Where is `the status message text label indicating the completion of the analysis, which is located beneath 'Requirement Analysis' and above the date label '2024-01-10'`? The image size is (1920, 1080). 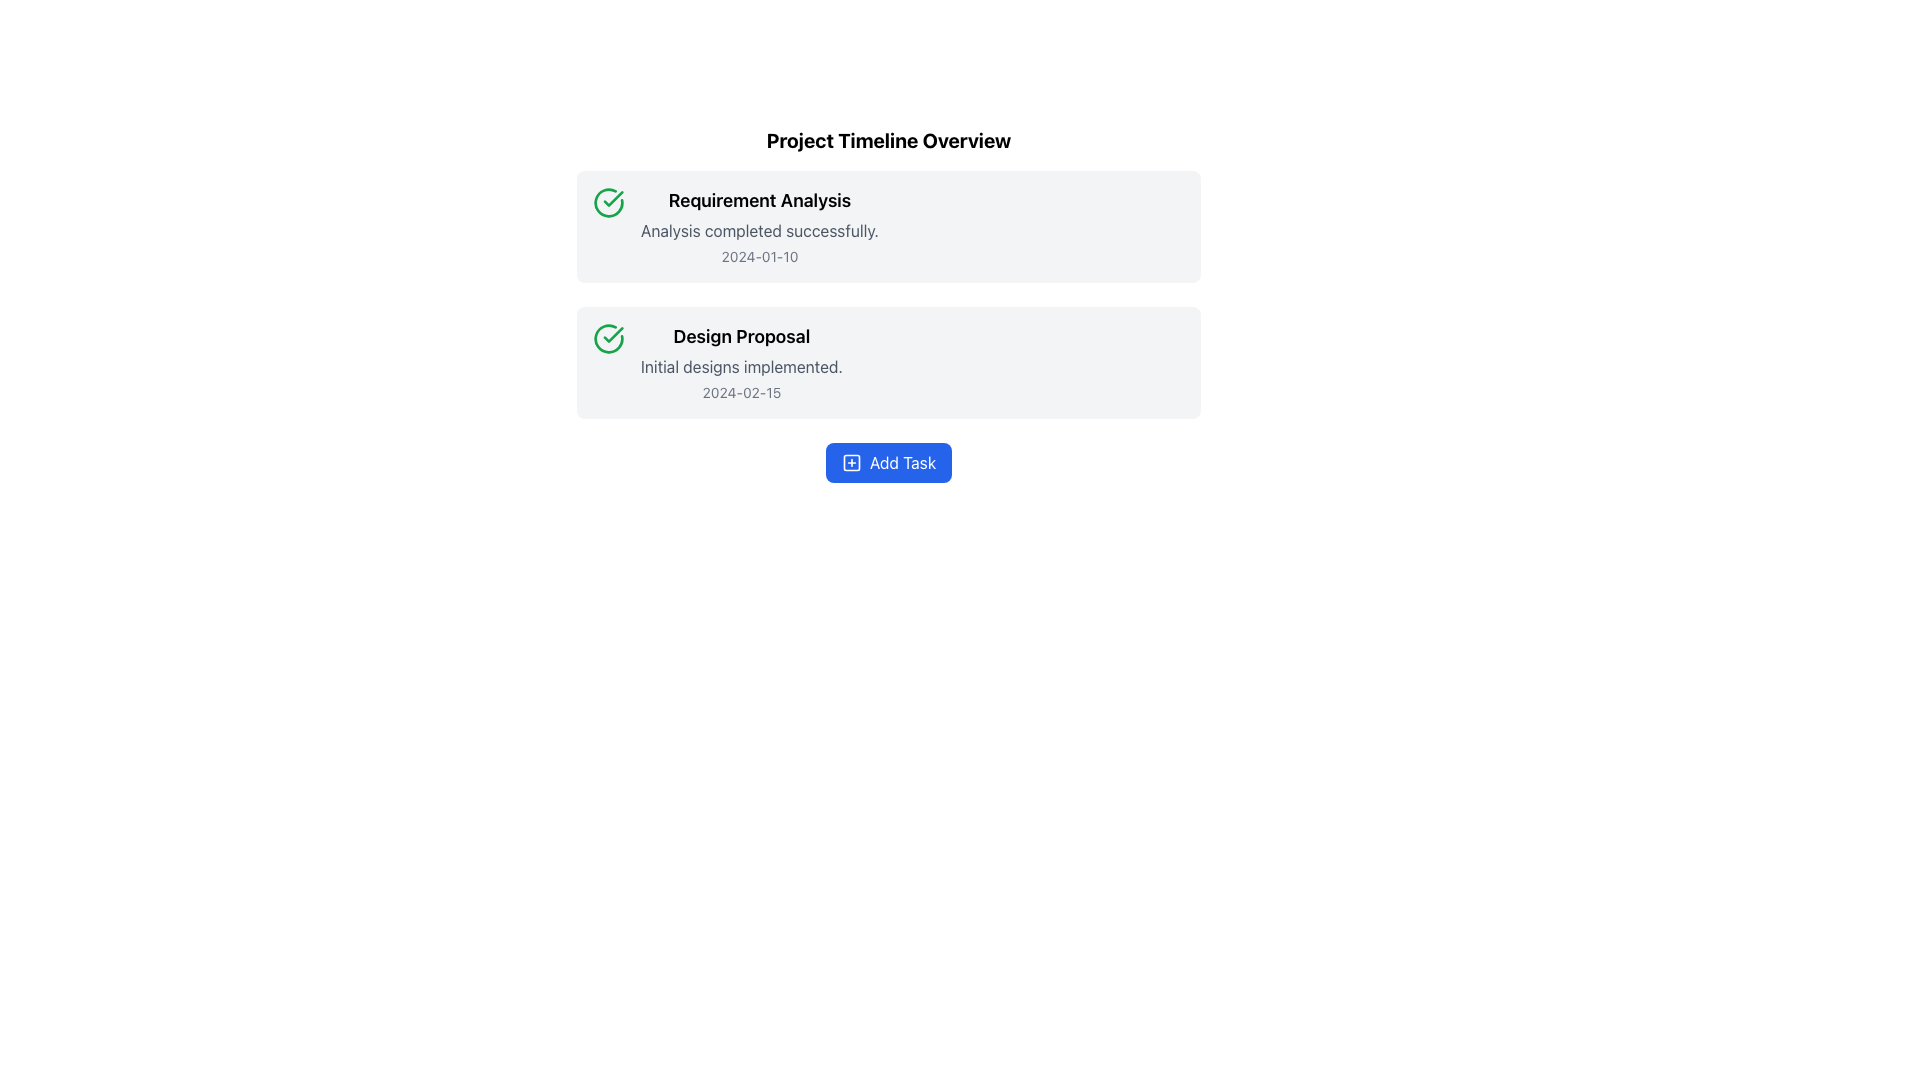 the status message text label indicating the completion of the analysis, which is located beneath 'Requirement Analysis' and above the date label '2024-01-10' is located at coordinates (758, 230).